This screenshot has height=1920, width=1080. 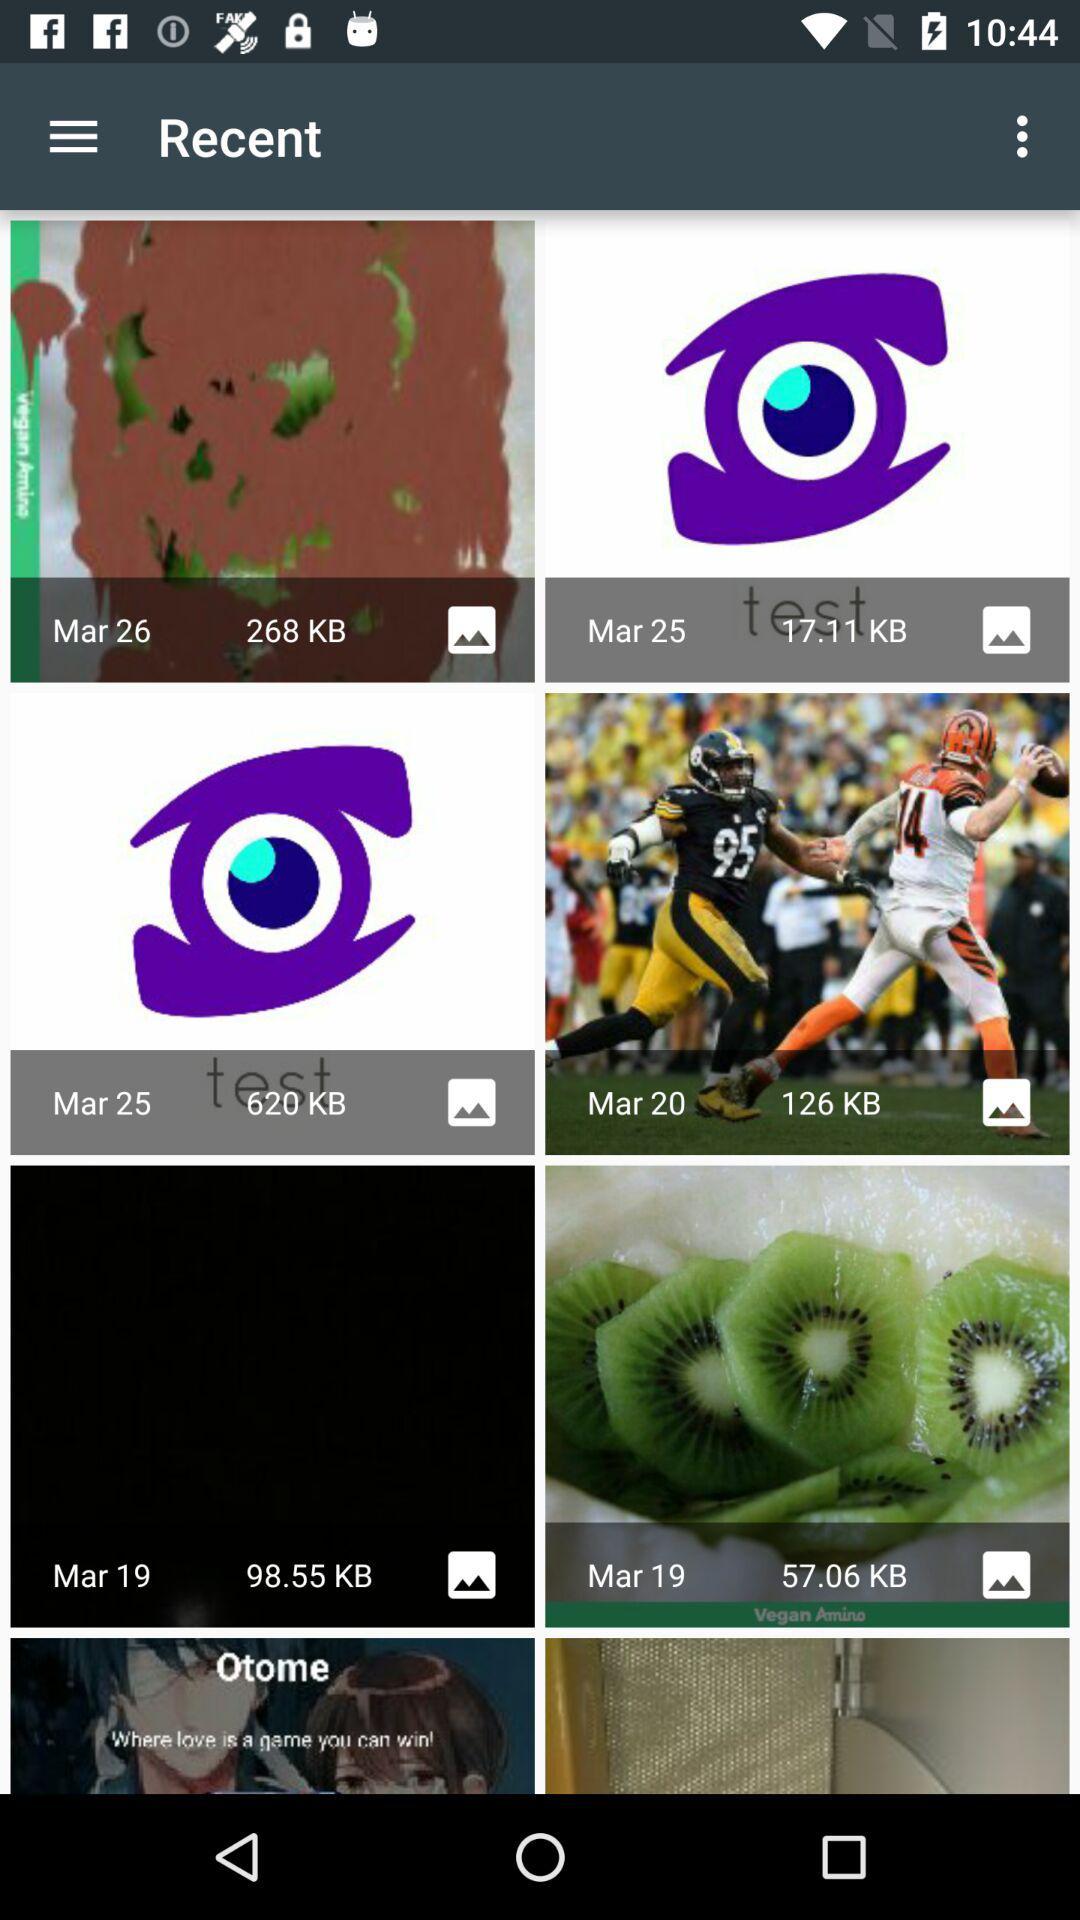 What do you see at coordinates (273, 1714) in the screenshot?
I see `the last image on left` at bounding box center [273, 1714].